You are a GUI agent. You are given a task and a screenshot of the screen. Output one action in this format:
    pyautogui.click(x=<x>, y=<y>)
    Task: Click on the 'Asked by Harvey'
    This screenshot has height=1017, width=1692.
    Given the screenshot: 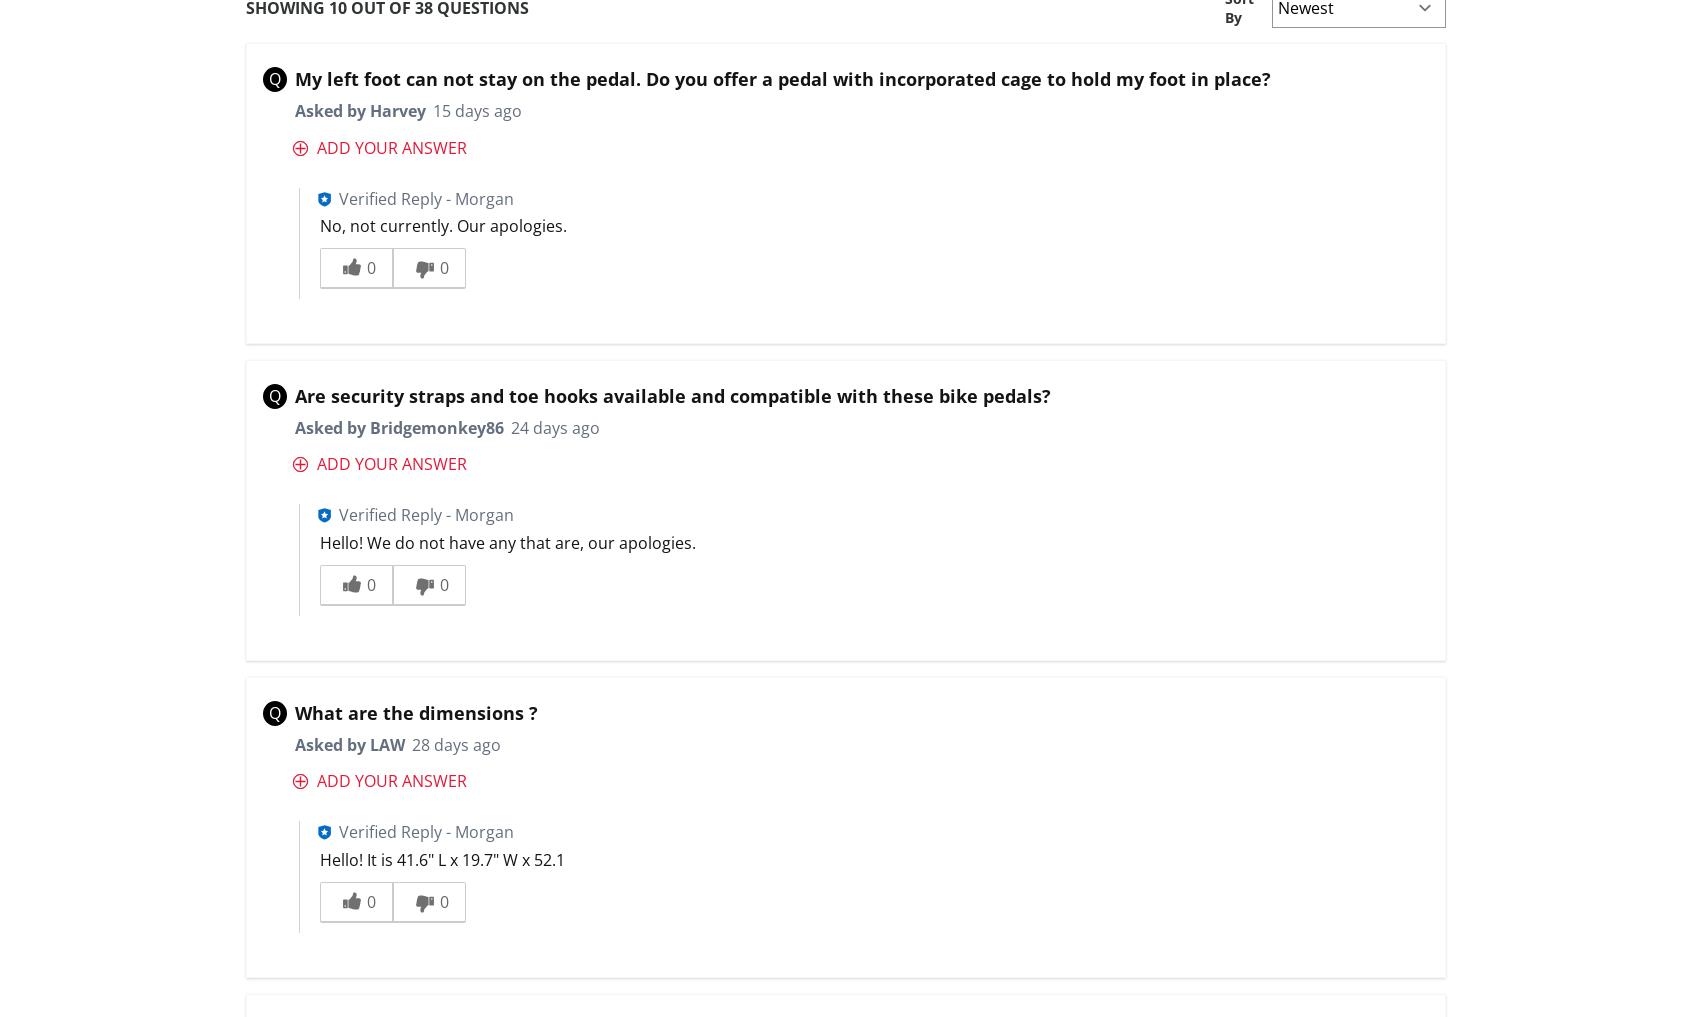 What is the action you would take?
    pyautogui.click(x=293, y=110)
    